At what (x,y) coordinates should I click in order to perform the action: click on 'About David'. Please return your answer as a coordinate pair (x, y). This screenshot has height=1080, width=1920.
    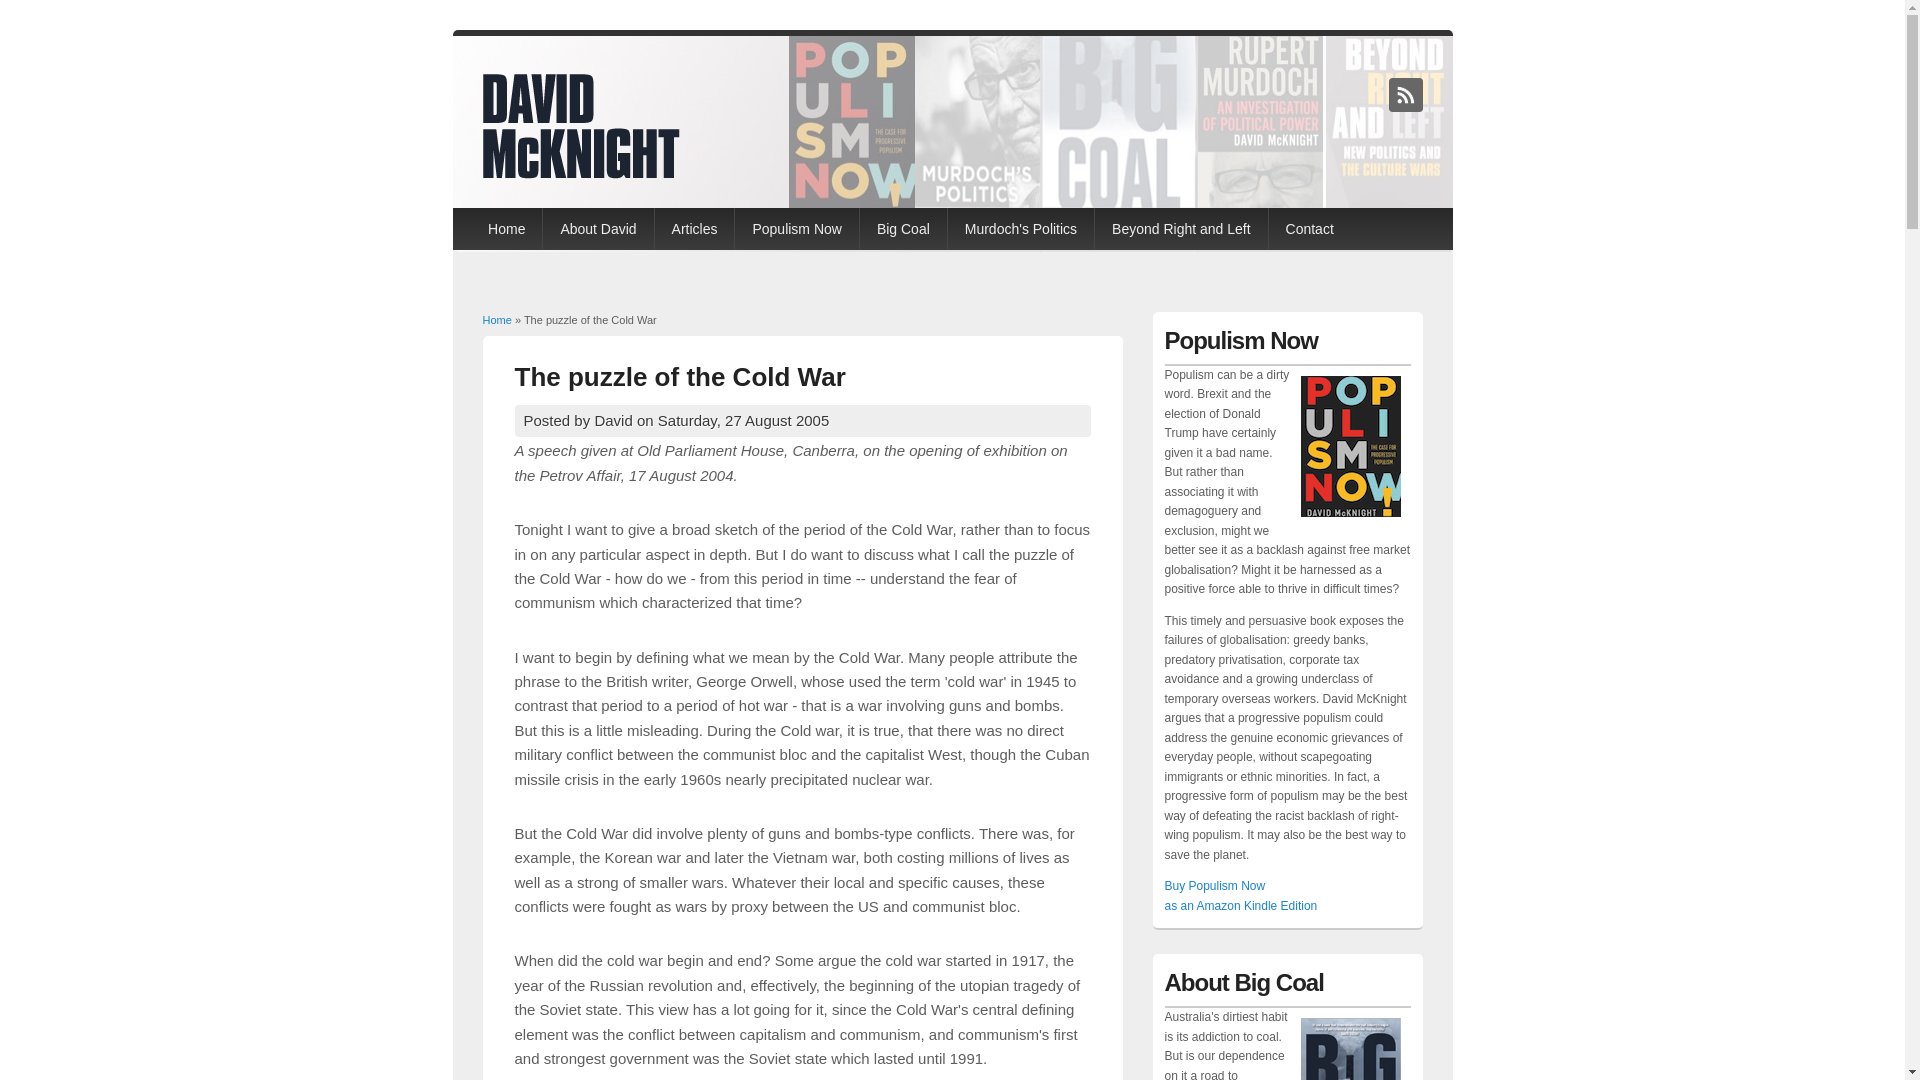
    Looking at the image, I should click on (542, 227).